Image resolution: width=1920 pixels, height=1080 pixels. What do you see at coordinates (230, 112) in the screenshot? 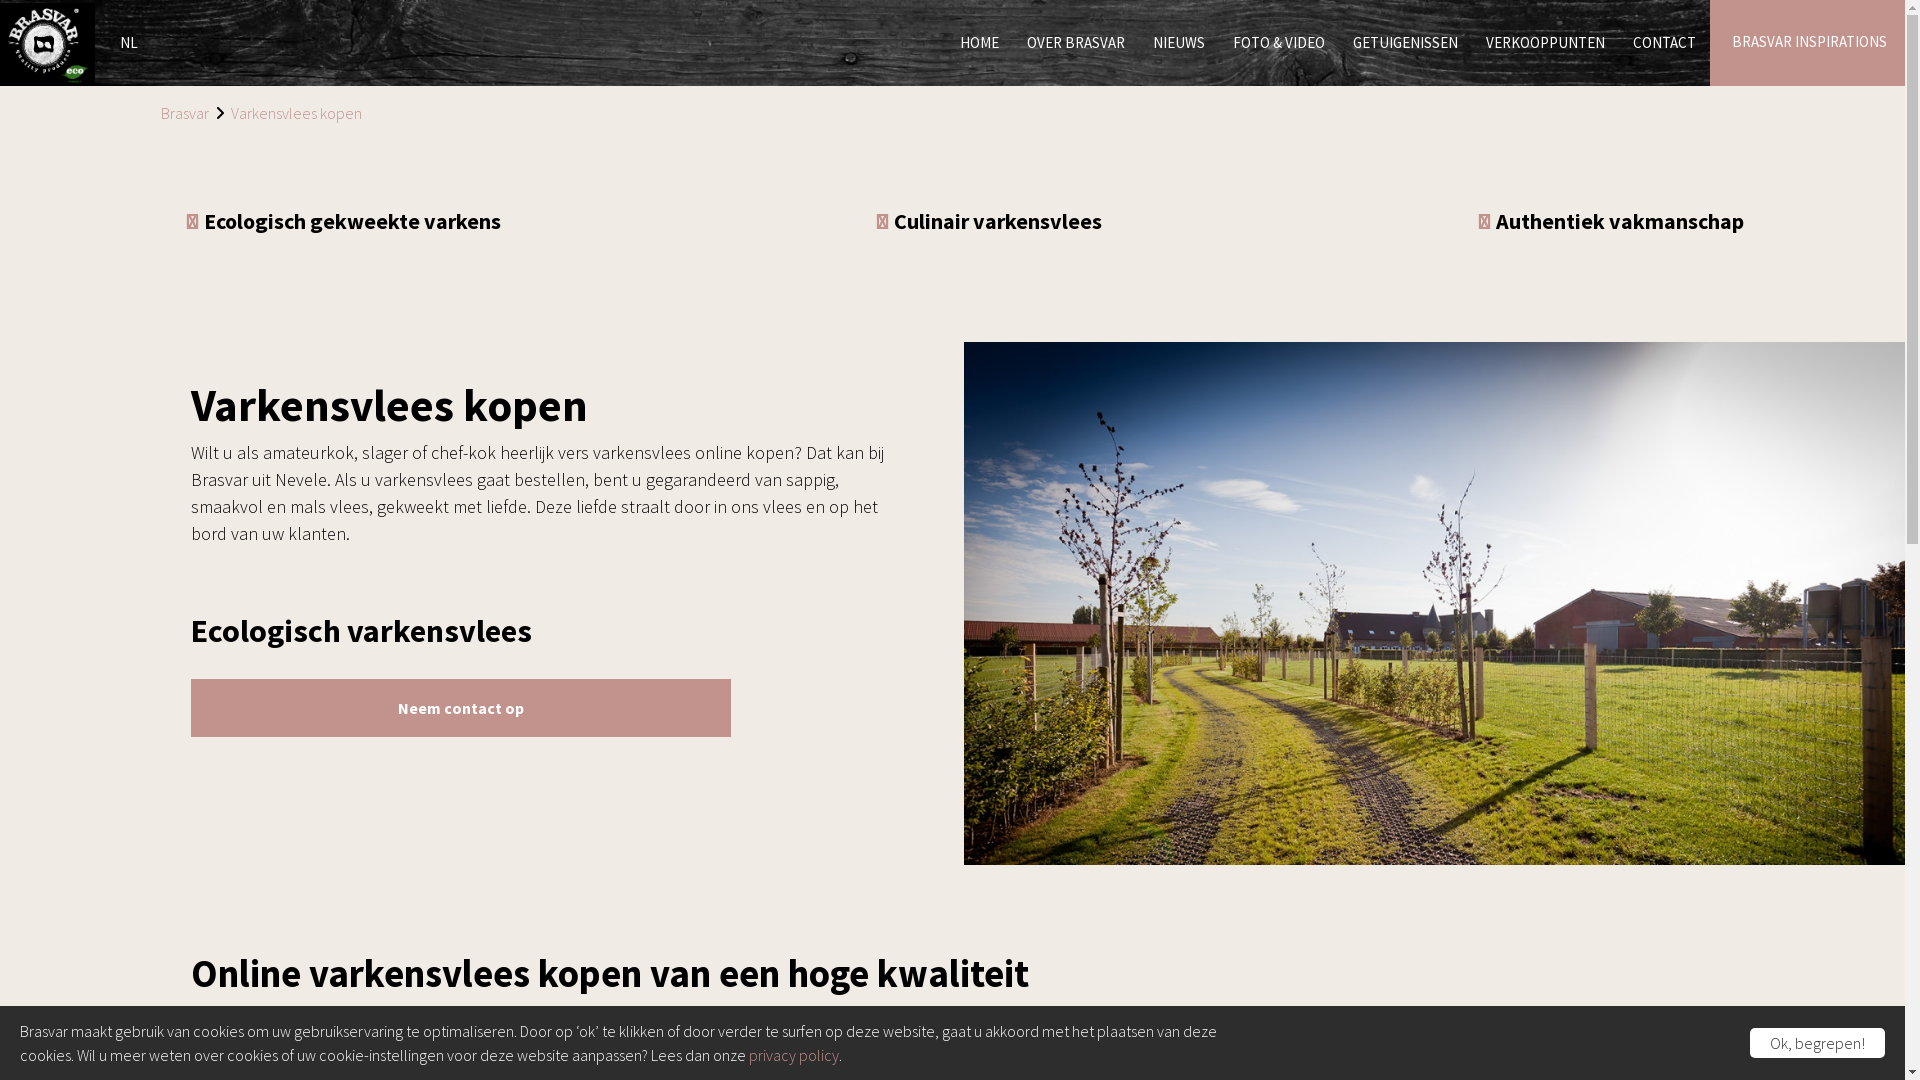
I see `'Varkensvlees kopen'` at bounding box center [230, 112].